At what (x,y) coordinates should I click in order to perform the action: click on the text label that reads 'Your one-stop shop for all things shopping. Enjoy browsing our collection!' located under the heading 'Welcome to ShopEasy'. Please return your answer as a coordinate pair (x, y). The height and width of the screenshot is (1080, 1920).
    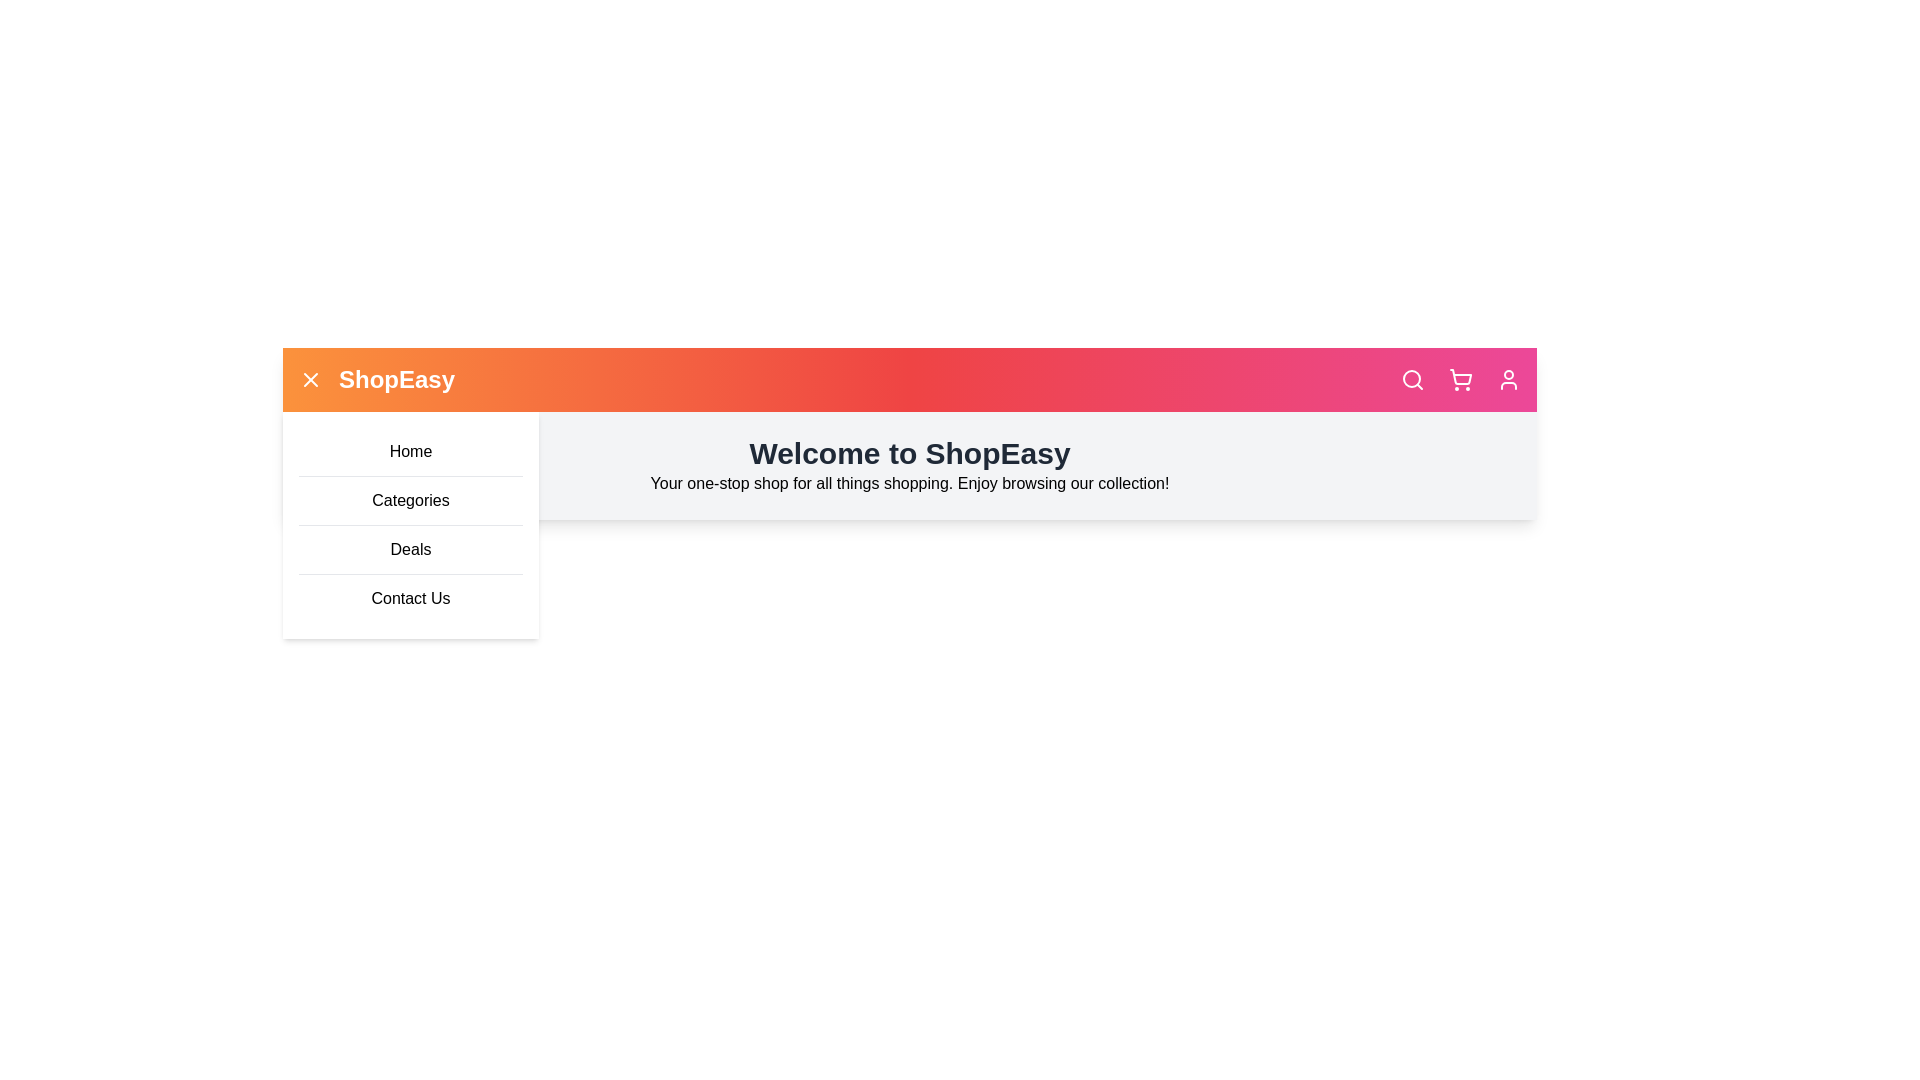
    Looking at the image, I should click on (909, 483).